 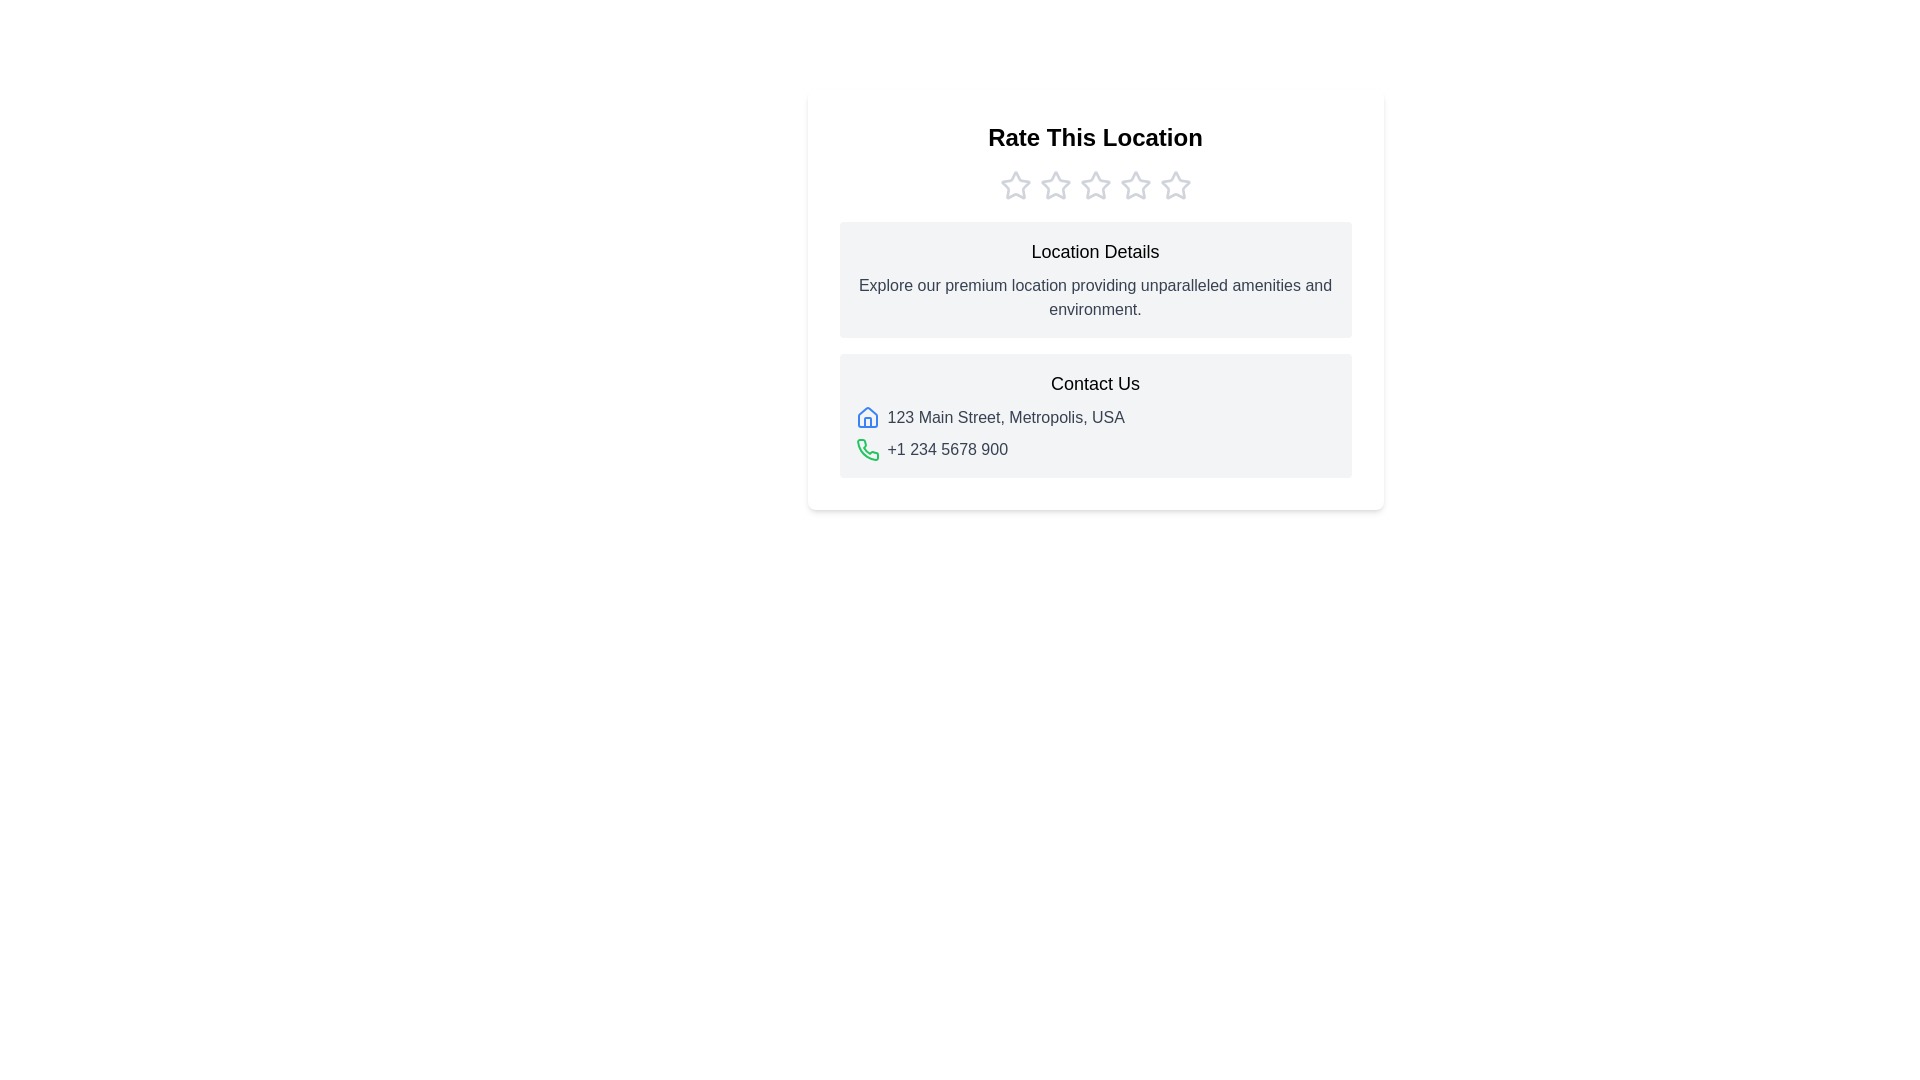 What do you see at coordinates (1135, 185) in the screenshot?
I see `the fourth star icon in the rating system under the 'Rate This Location' heading to rate this level` at bounding box center [1135, 185].